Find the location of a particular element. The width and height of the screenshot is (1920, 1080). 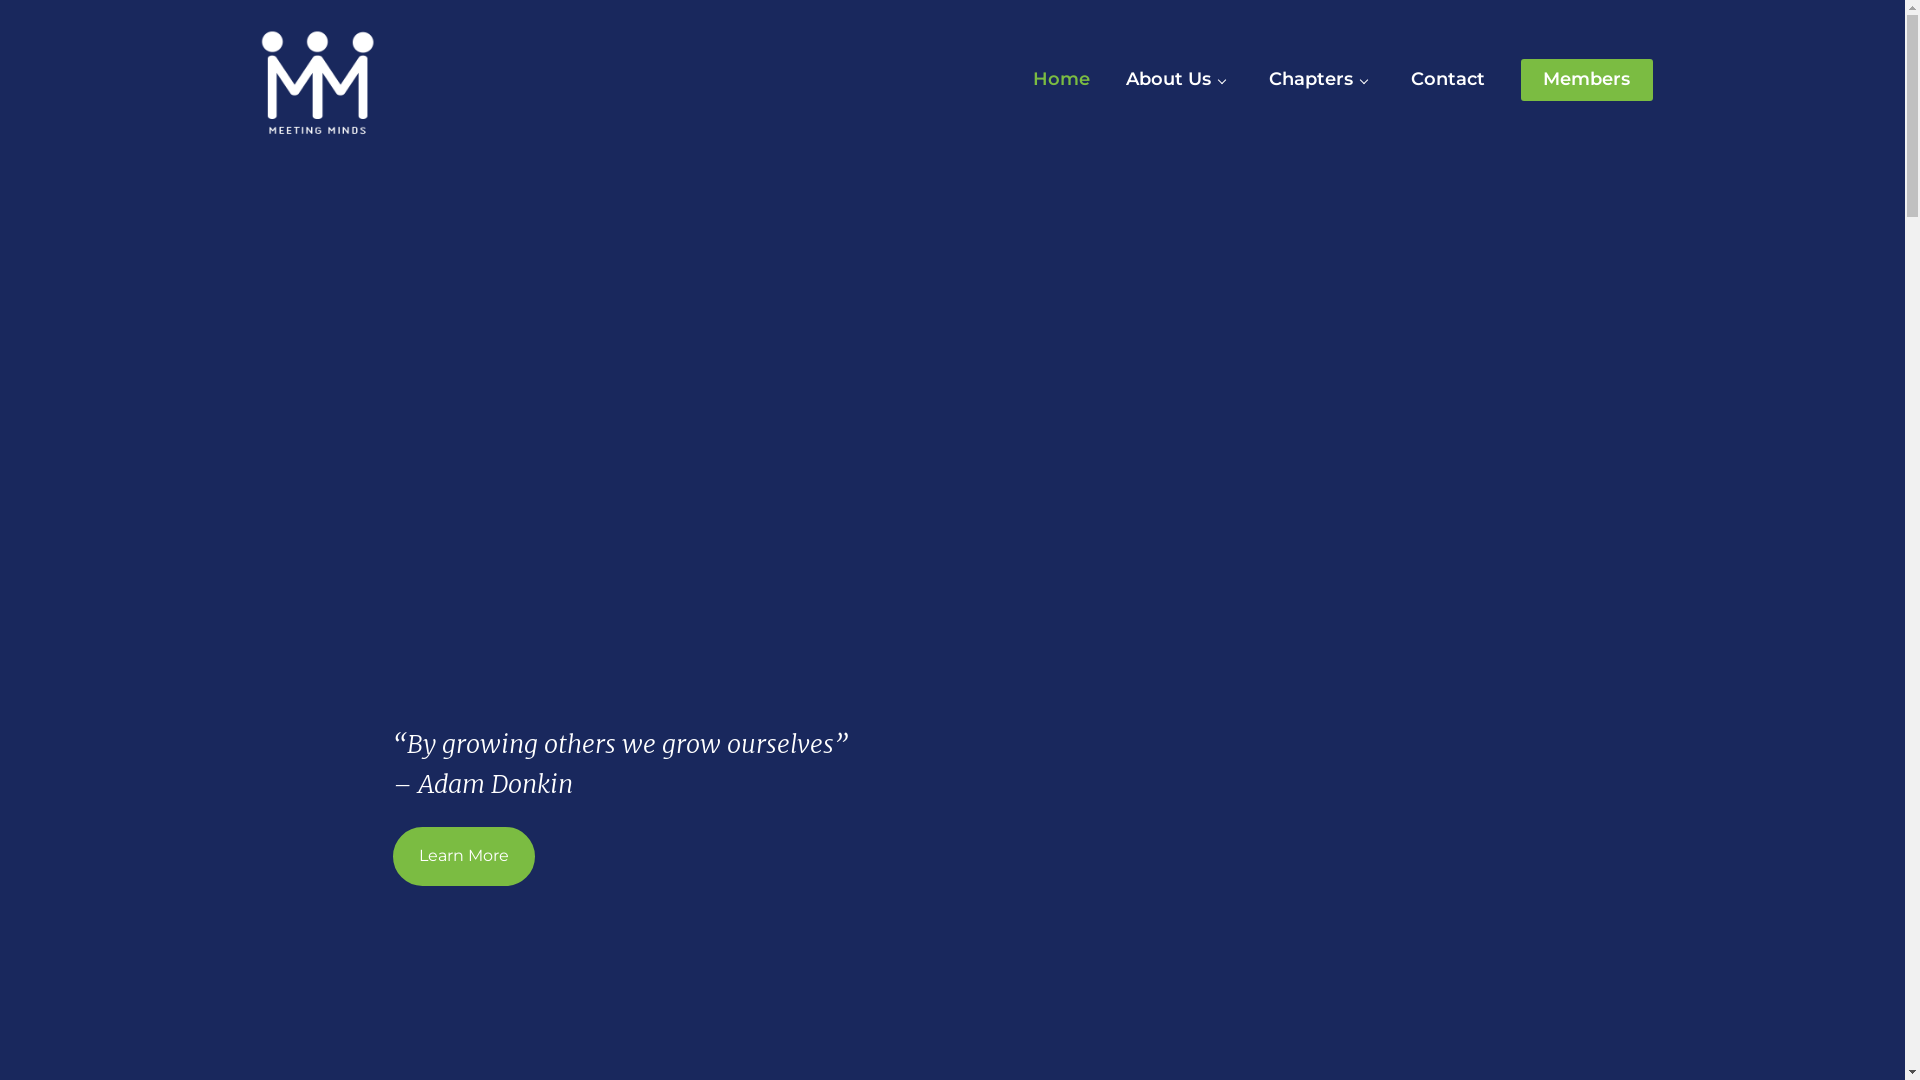

'Learn More' is located at coordinates (461, 855).